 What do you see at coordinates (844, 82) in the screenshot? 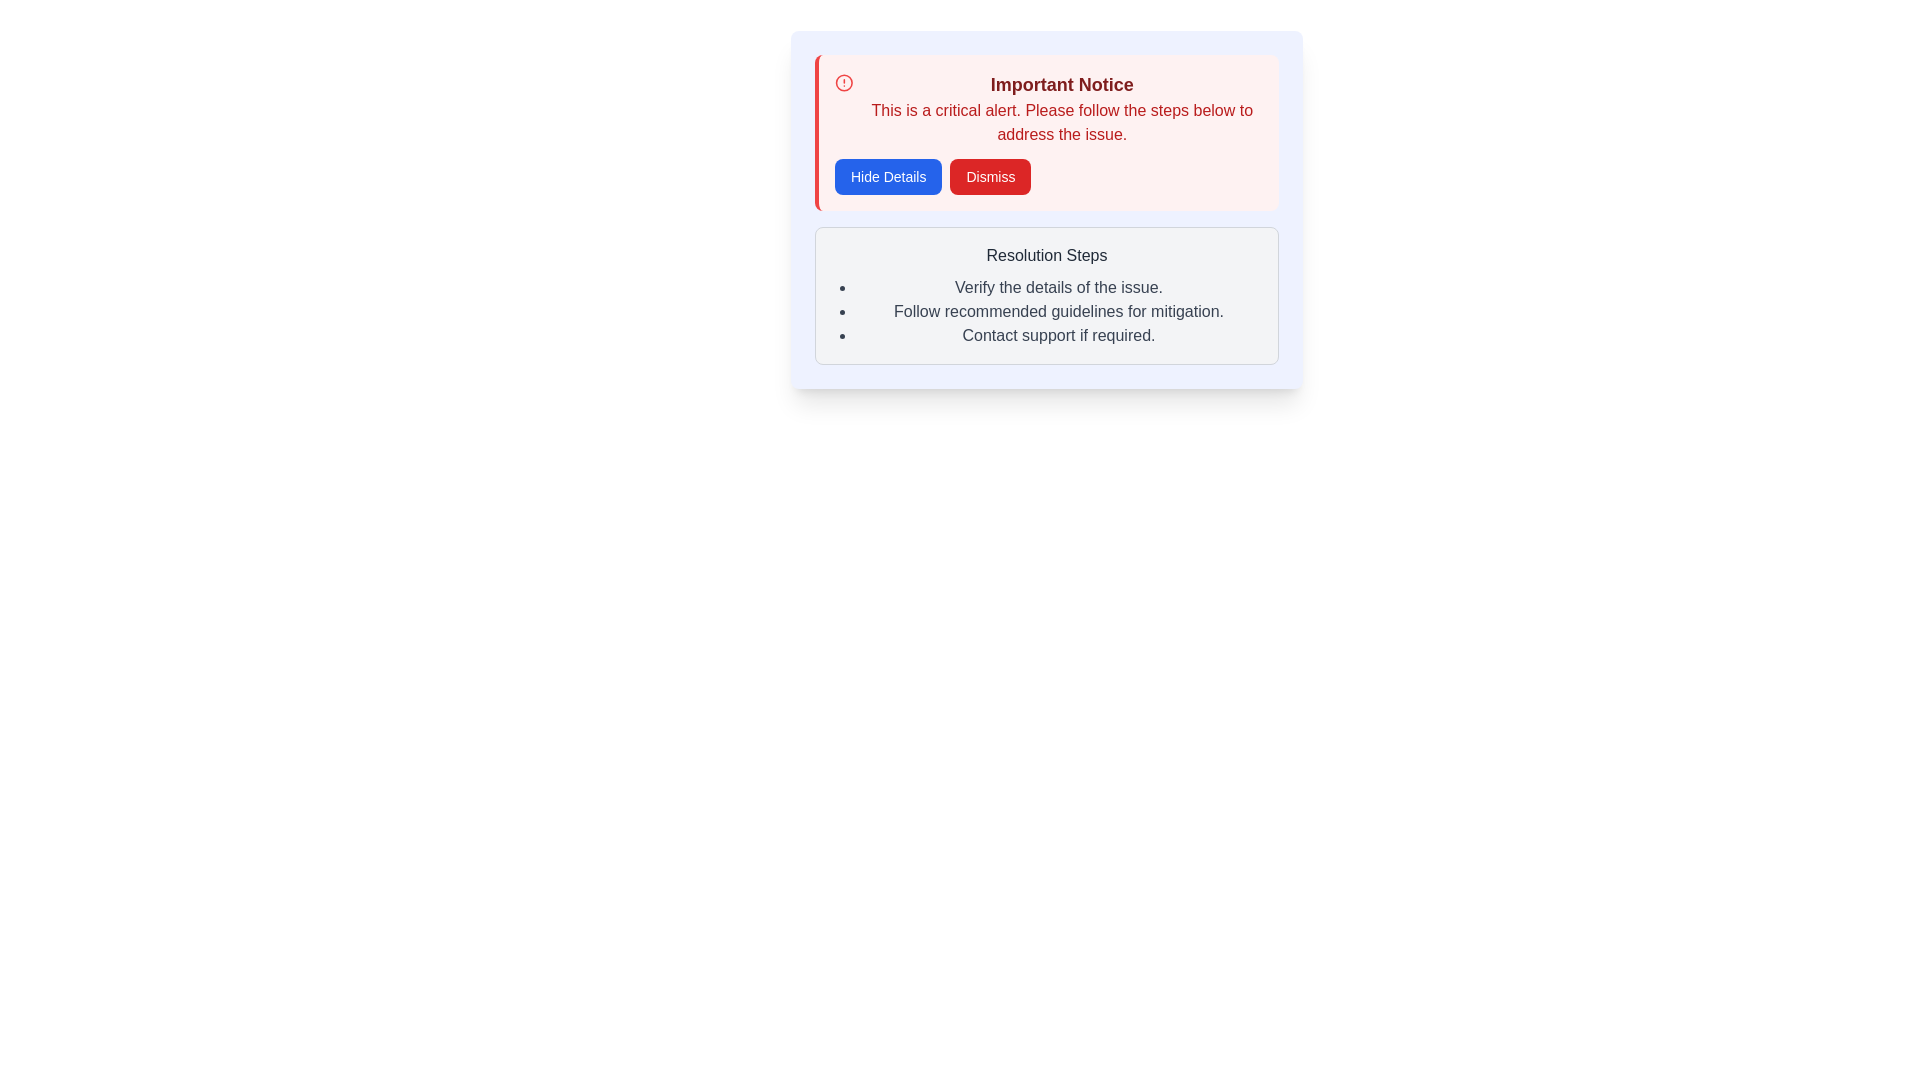
I see `the critical alert icon located at the top left corner of the 'Important Notice' section, preceding the alert message text` at bounding box center [844, 82].